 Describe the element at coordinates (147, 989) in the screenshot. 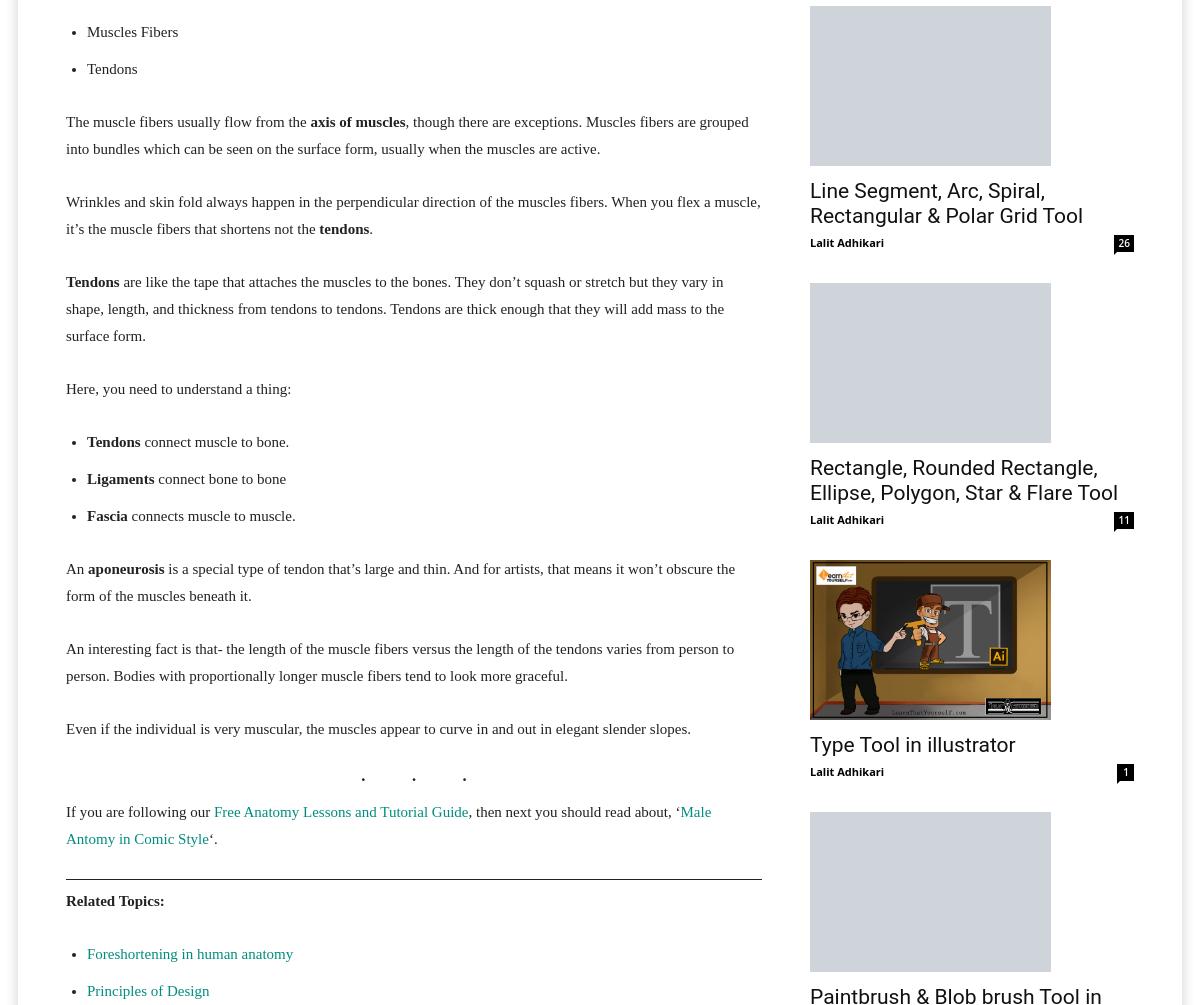

I see `'Principles of Design'` at that location.